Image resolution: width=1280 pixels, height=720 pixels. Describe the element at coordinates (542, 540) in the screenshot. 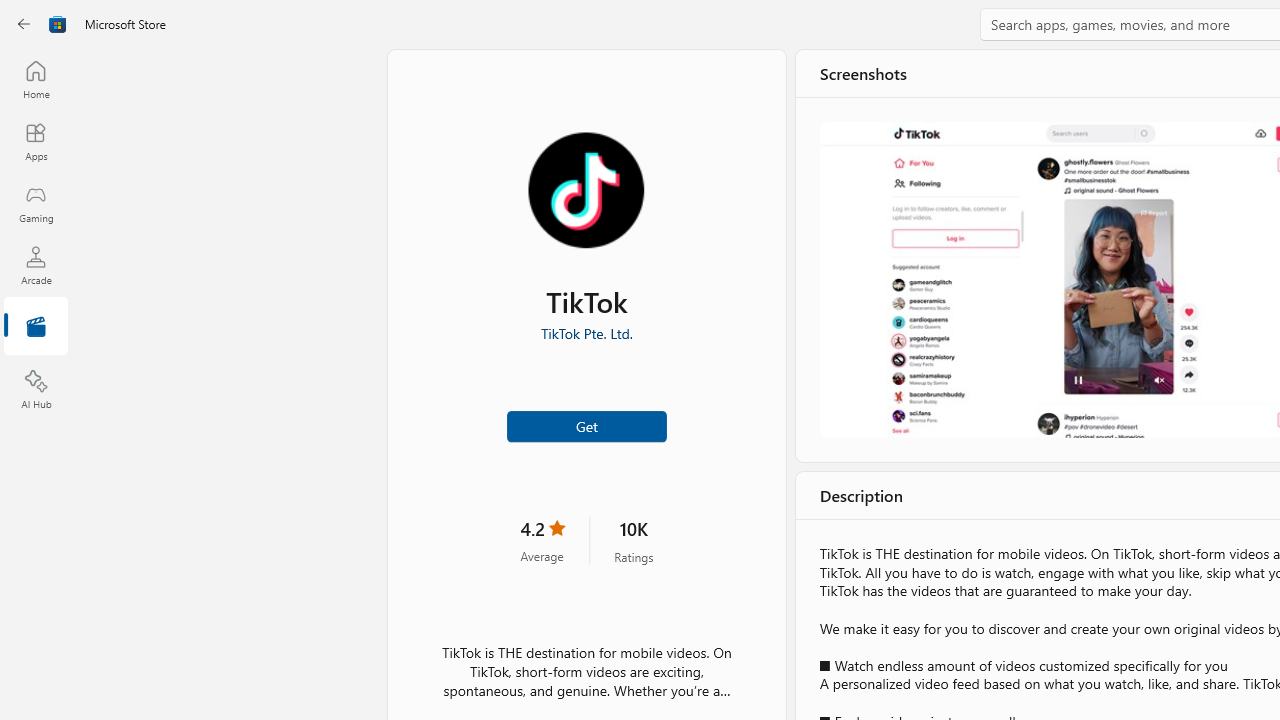

I see `'4.2 stars. Click to skip to ratings and reviews'` at that location.